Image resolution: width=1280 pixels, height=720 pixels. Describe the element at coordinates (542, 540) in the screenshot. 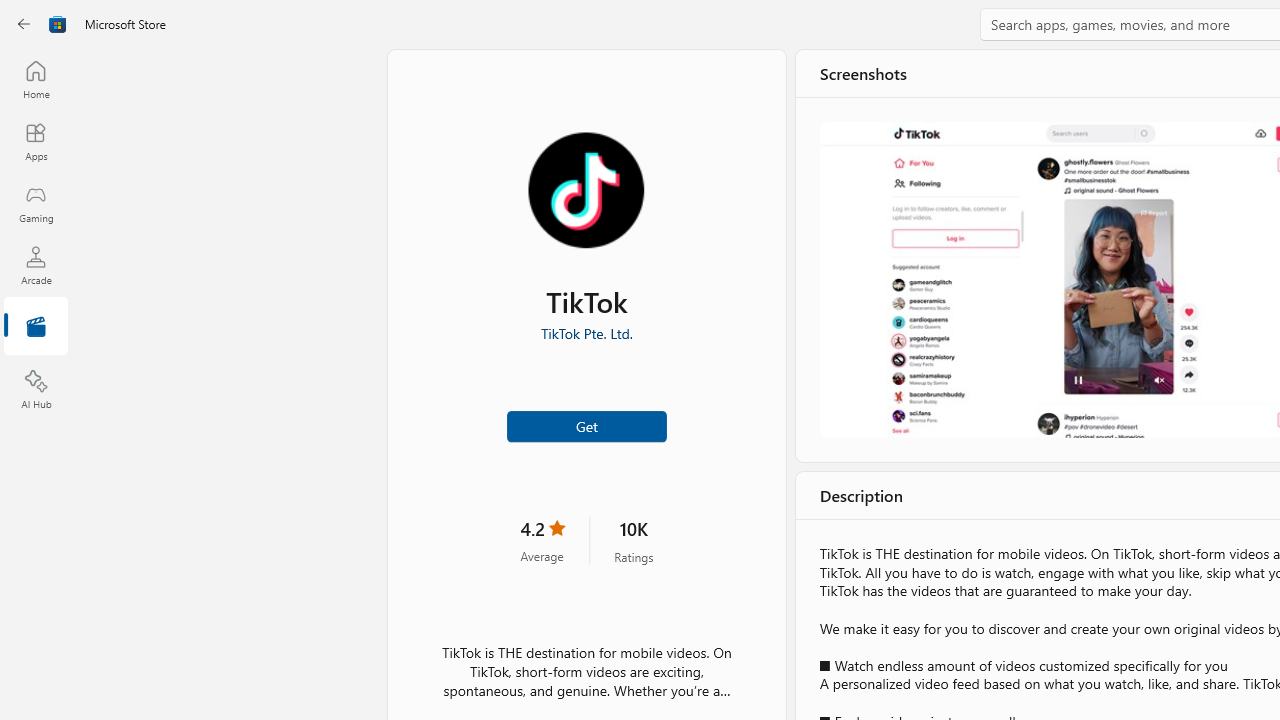

I see `'4.2 stars. Click to skip to ratings and reviews'` at that location.